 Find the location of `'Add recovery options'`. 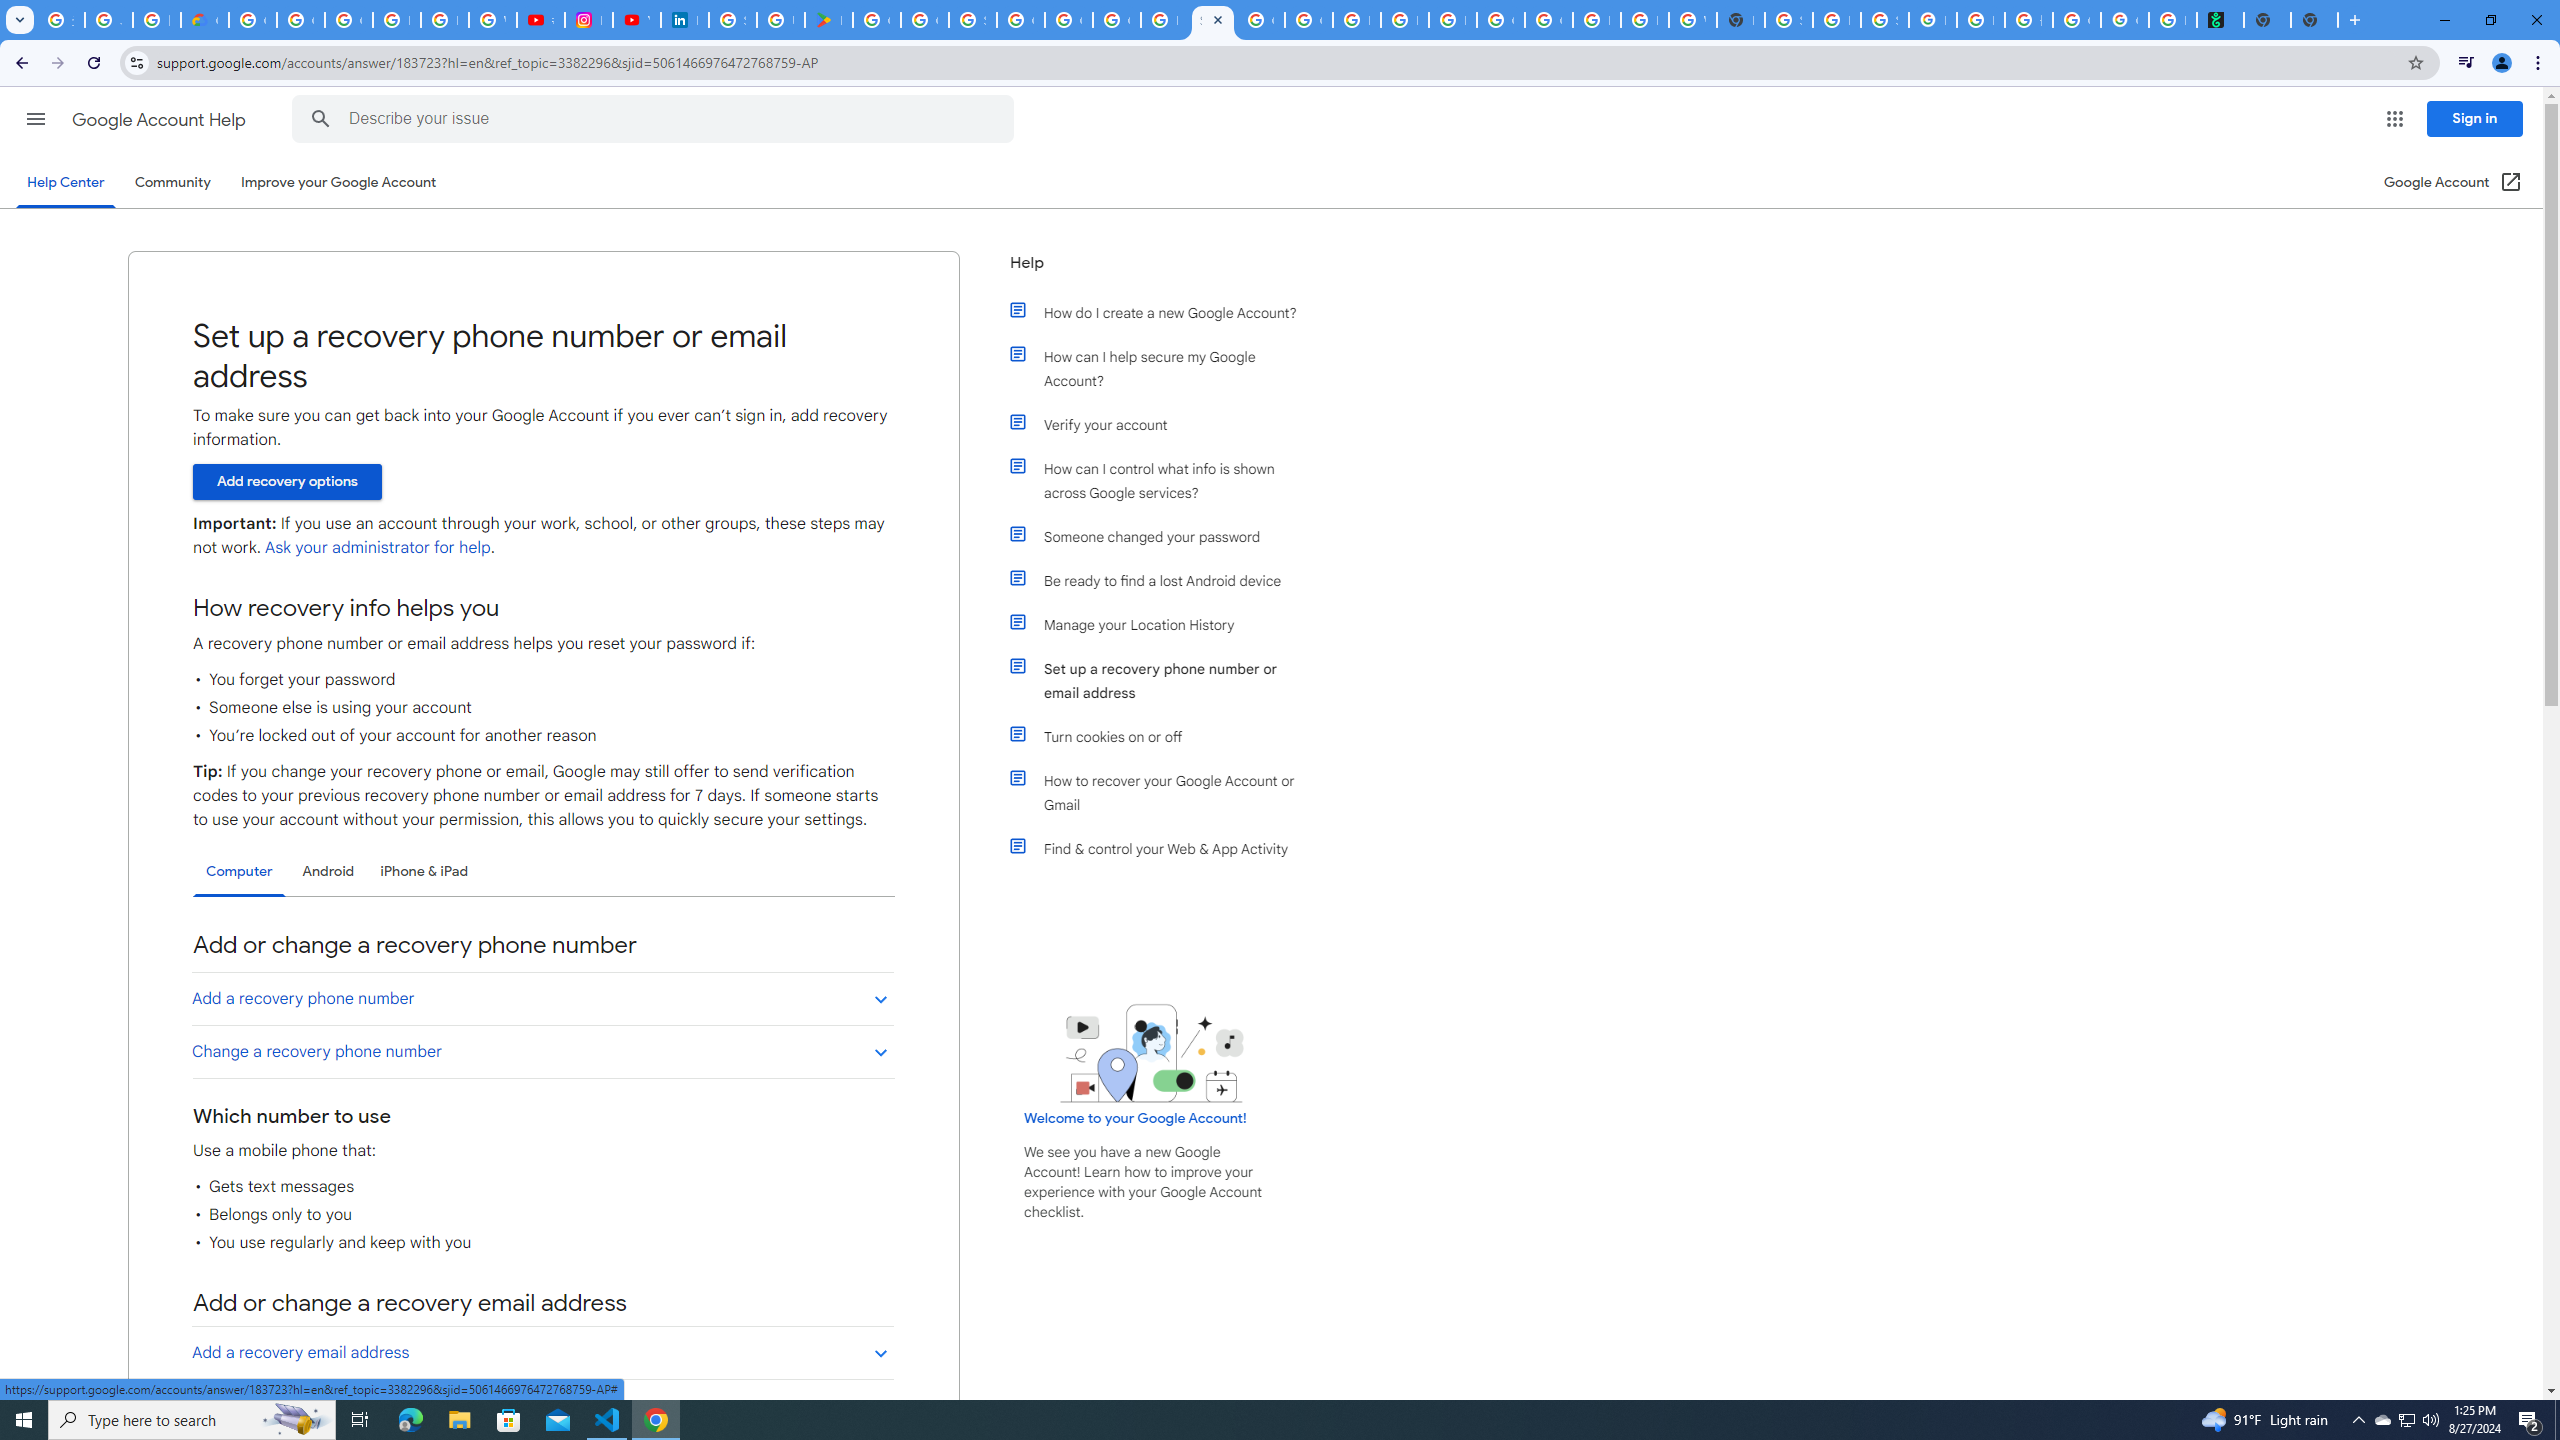

'Add recovery options' is located at coordinates (285, 480).